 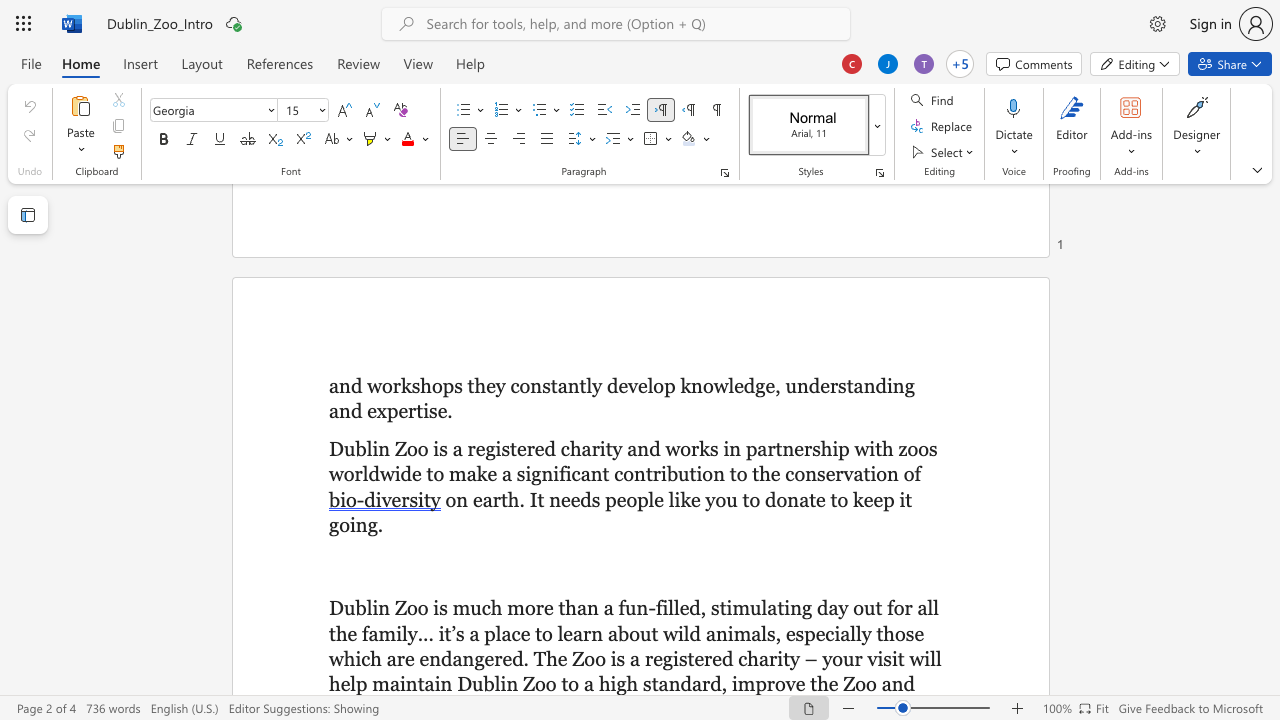 What do you see at coordinates (804, 633) in the screenshot?
I see `the space between the continuous character "s" and "p" in the text` at bounding box center [804, 633].